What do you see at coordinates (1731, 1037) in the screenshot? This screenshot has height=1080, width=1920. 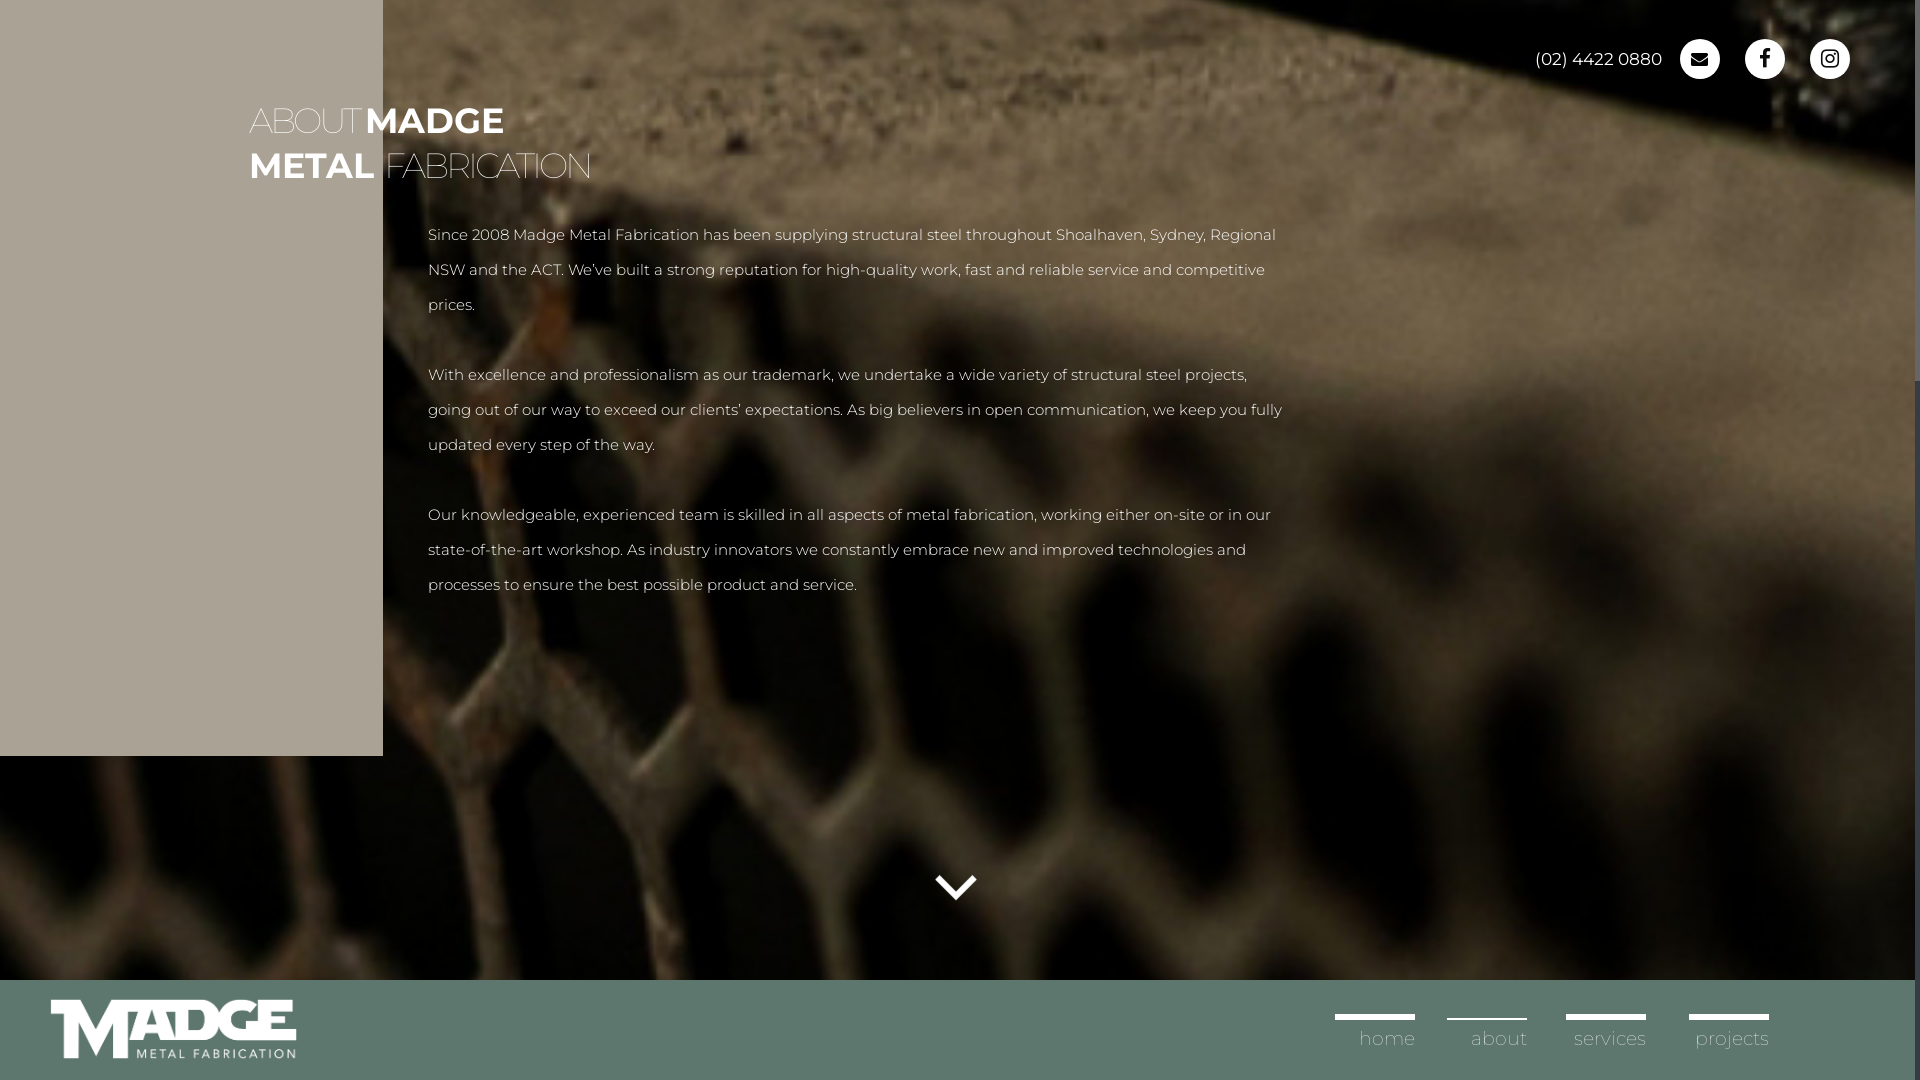 I see `'projects'` at bounding box center [1731, 1037].